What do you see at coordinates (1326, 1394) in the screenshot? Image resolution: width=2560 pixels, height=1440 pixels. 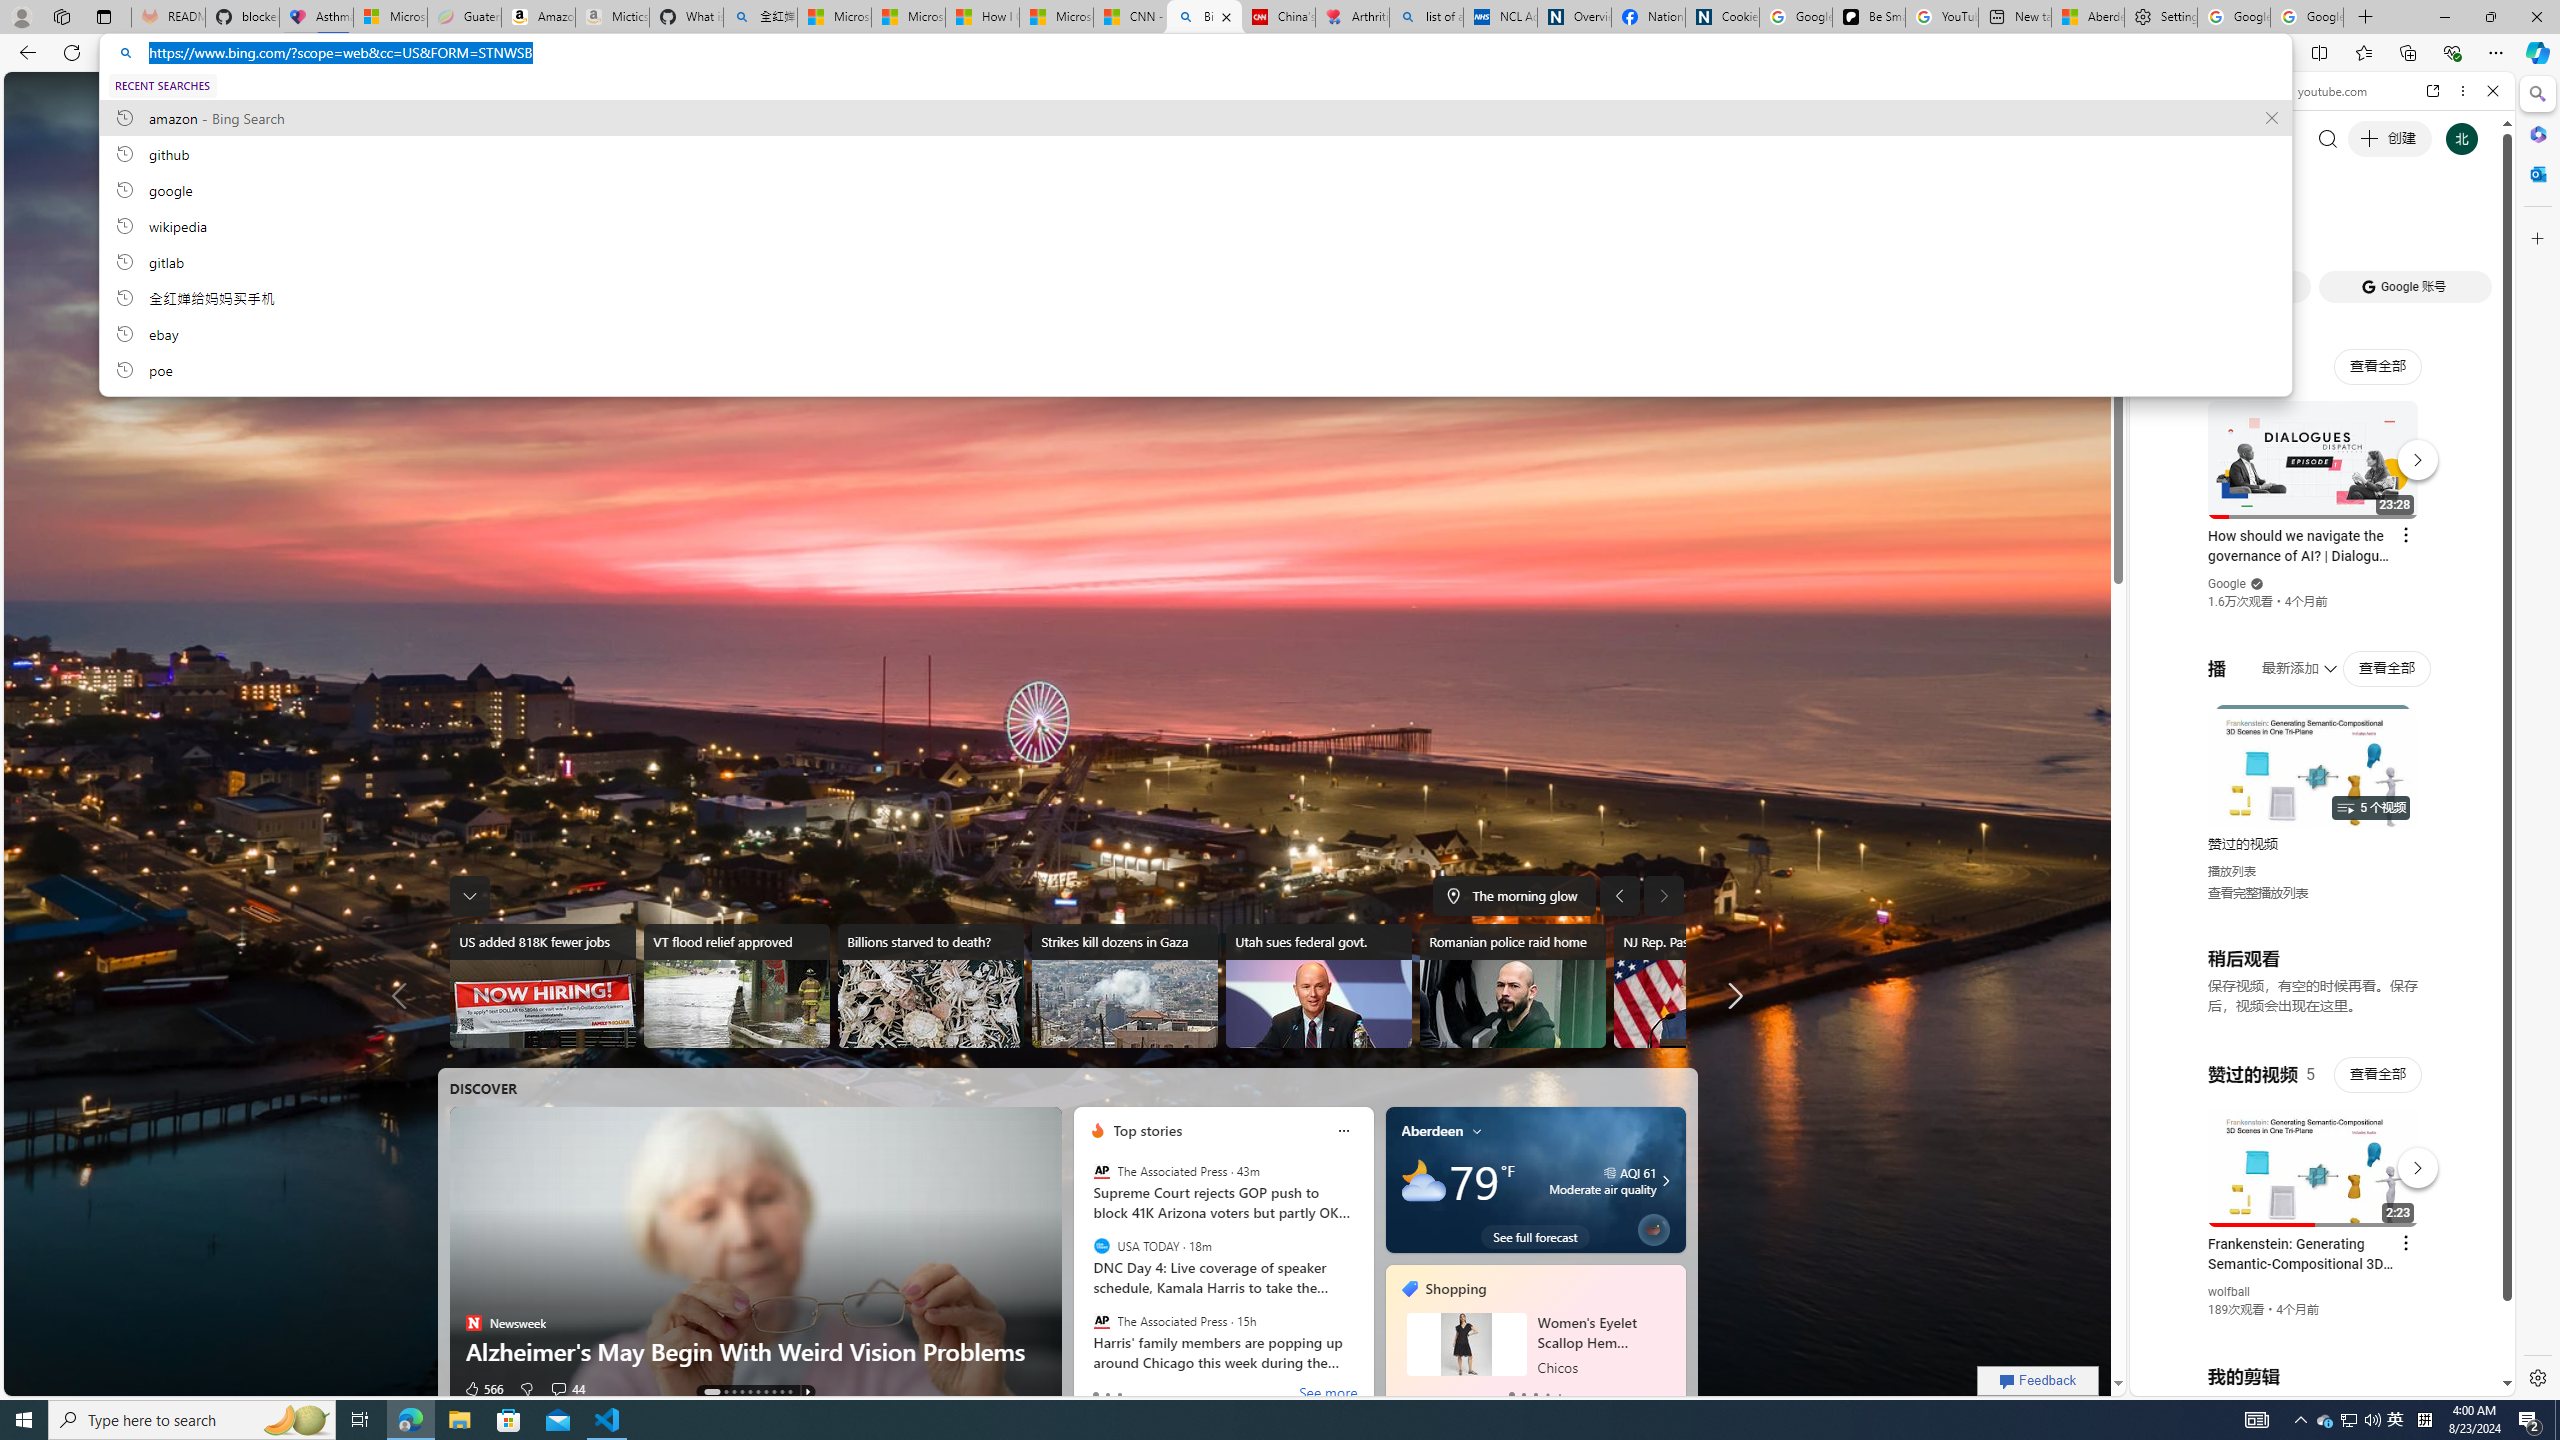 I see `'See more'` at bounding box center [1326, 1394].